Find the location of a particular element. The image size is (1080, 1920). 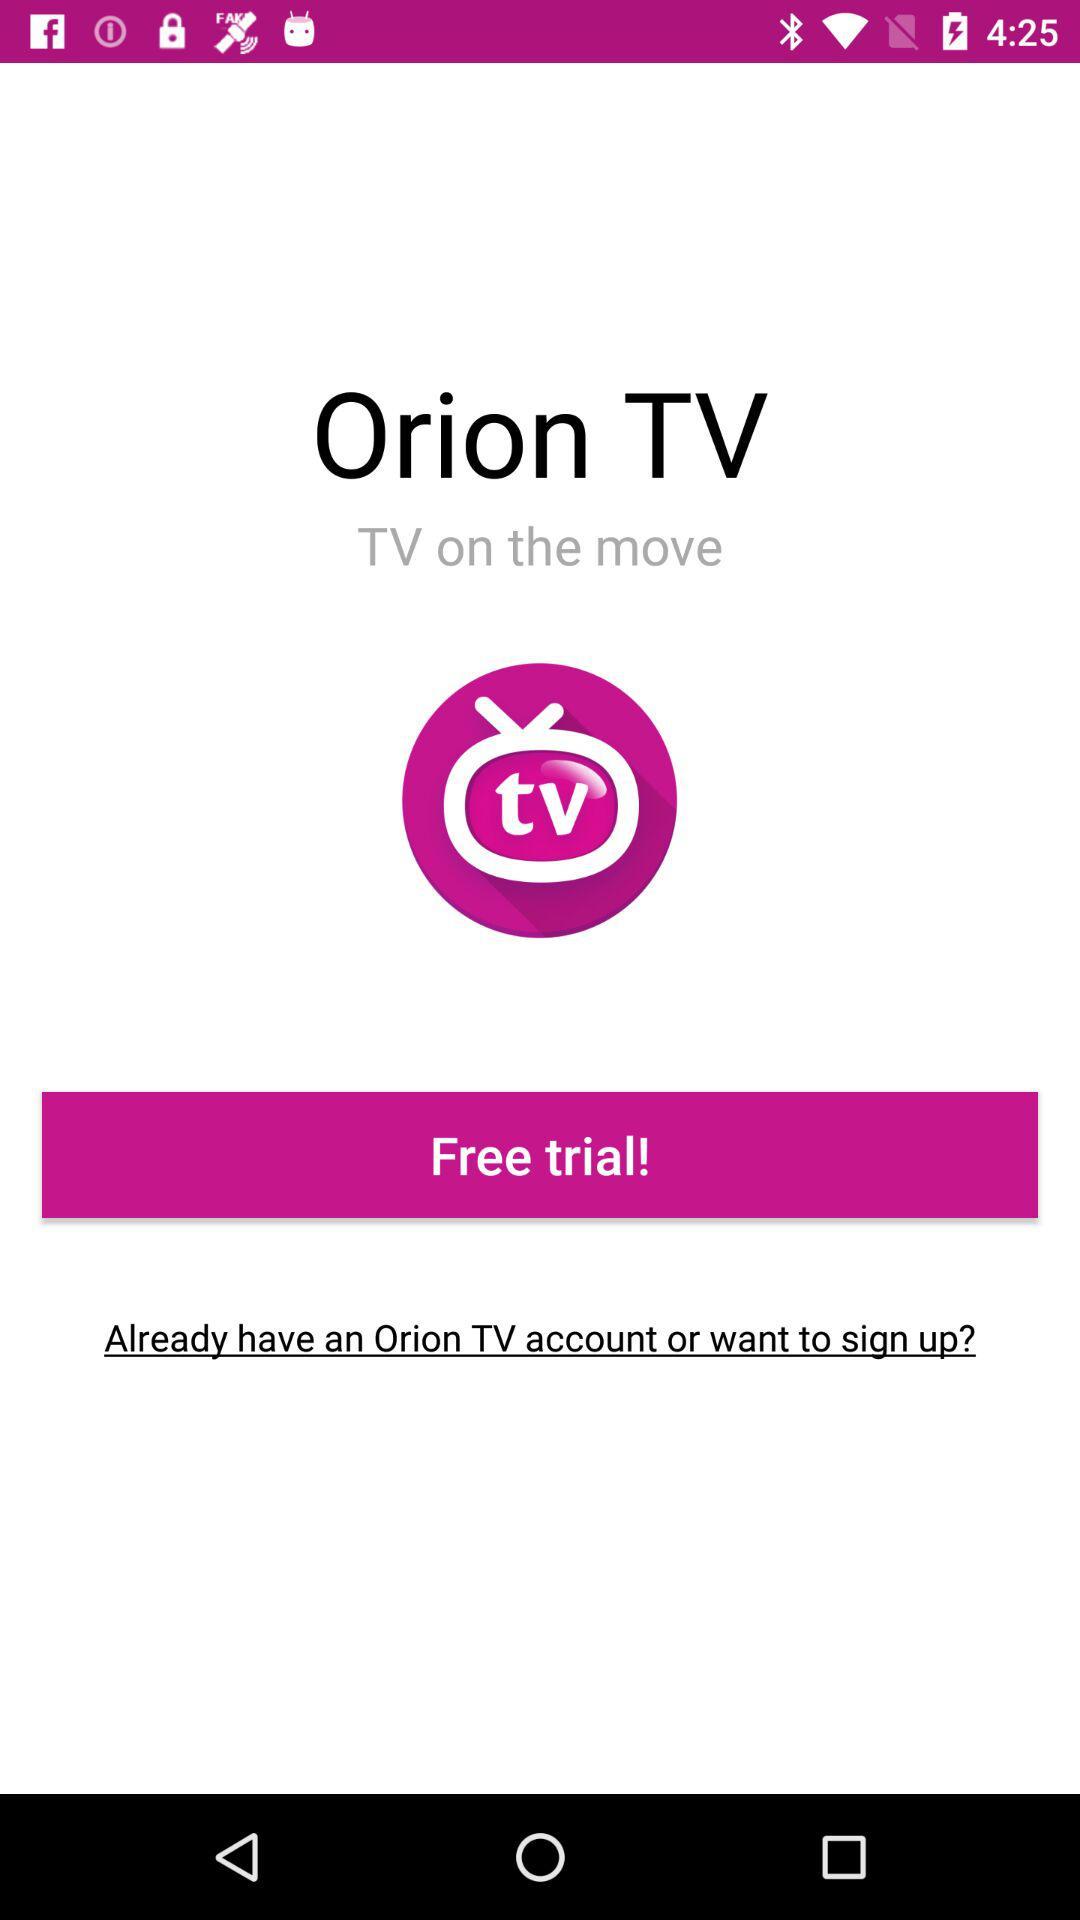

the free trial! icon is located at coordinates (540, 1155).